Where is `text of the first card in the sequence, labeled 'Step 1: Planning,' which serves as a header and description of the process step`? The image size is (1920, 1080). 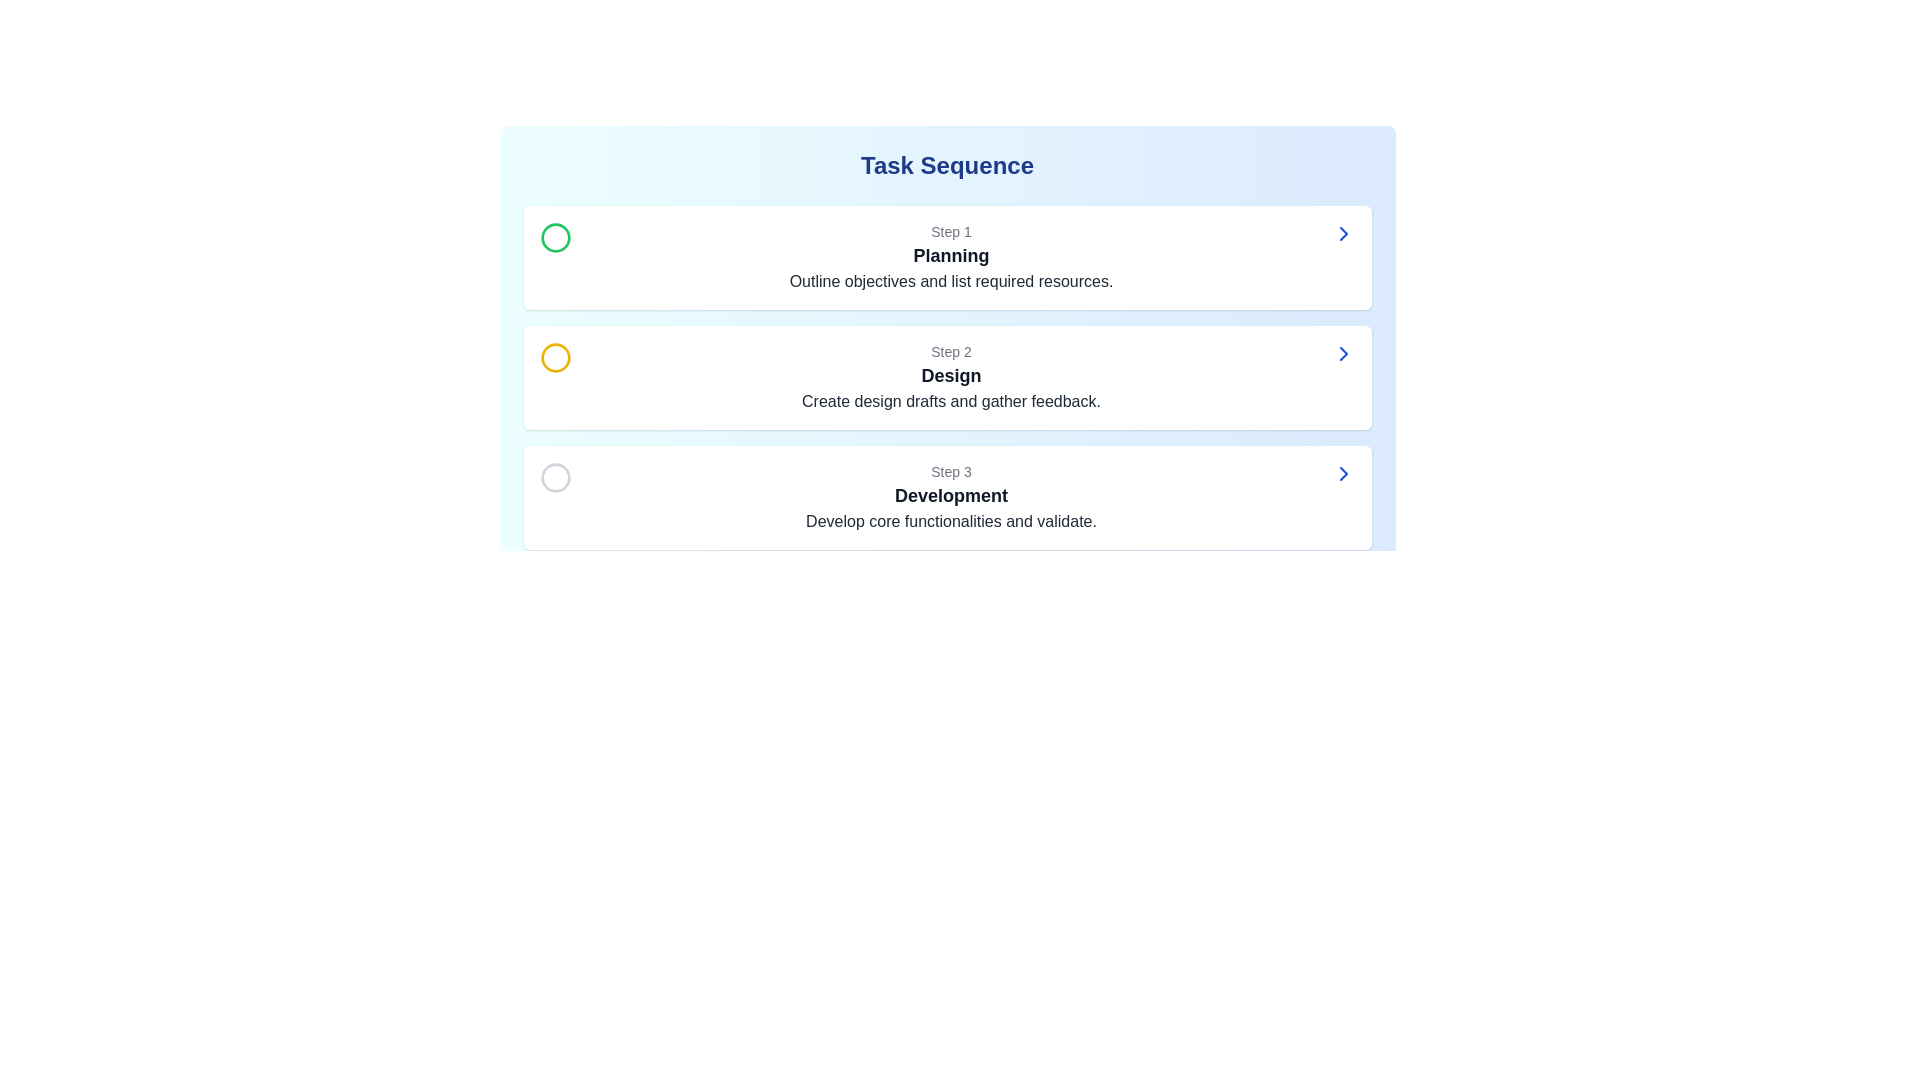 text of the first card in the sequence, labeled 'Step 1: Planning,' which serves as a header and description of the process step is located at coordinates (946, 257).